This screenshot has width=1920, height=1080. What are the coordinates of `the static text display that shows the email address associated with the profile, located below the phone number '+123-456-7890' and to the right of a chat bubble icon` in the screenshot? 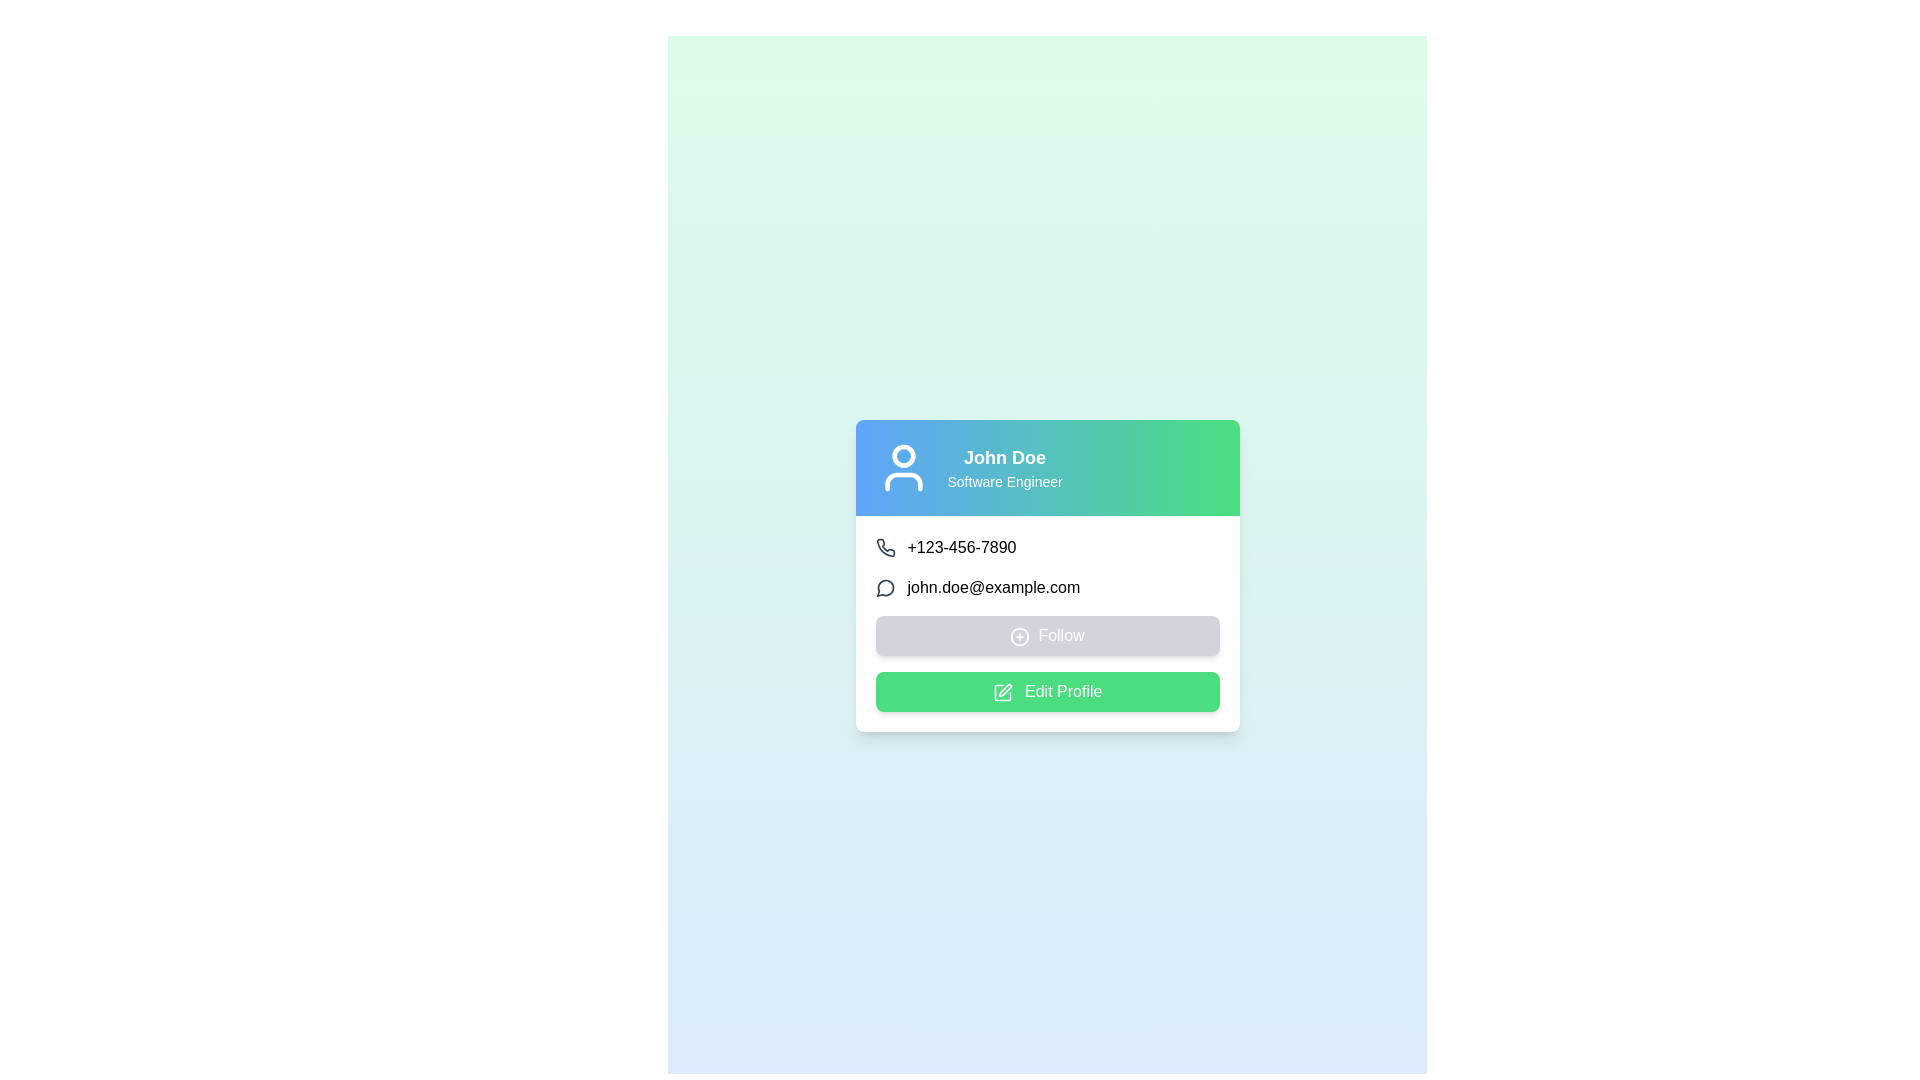 It's located at (993, 586).